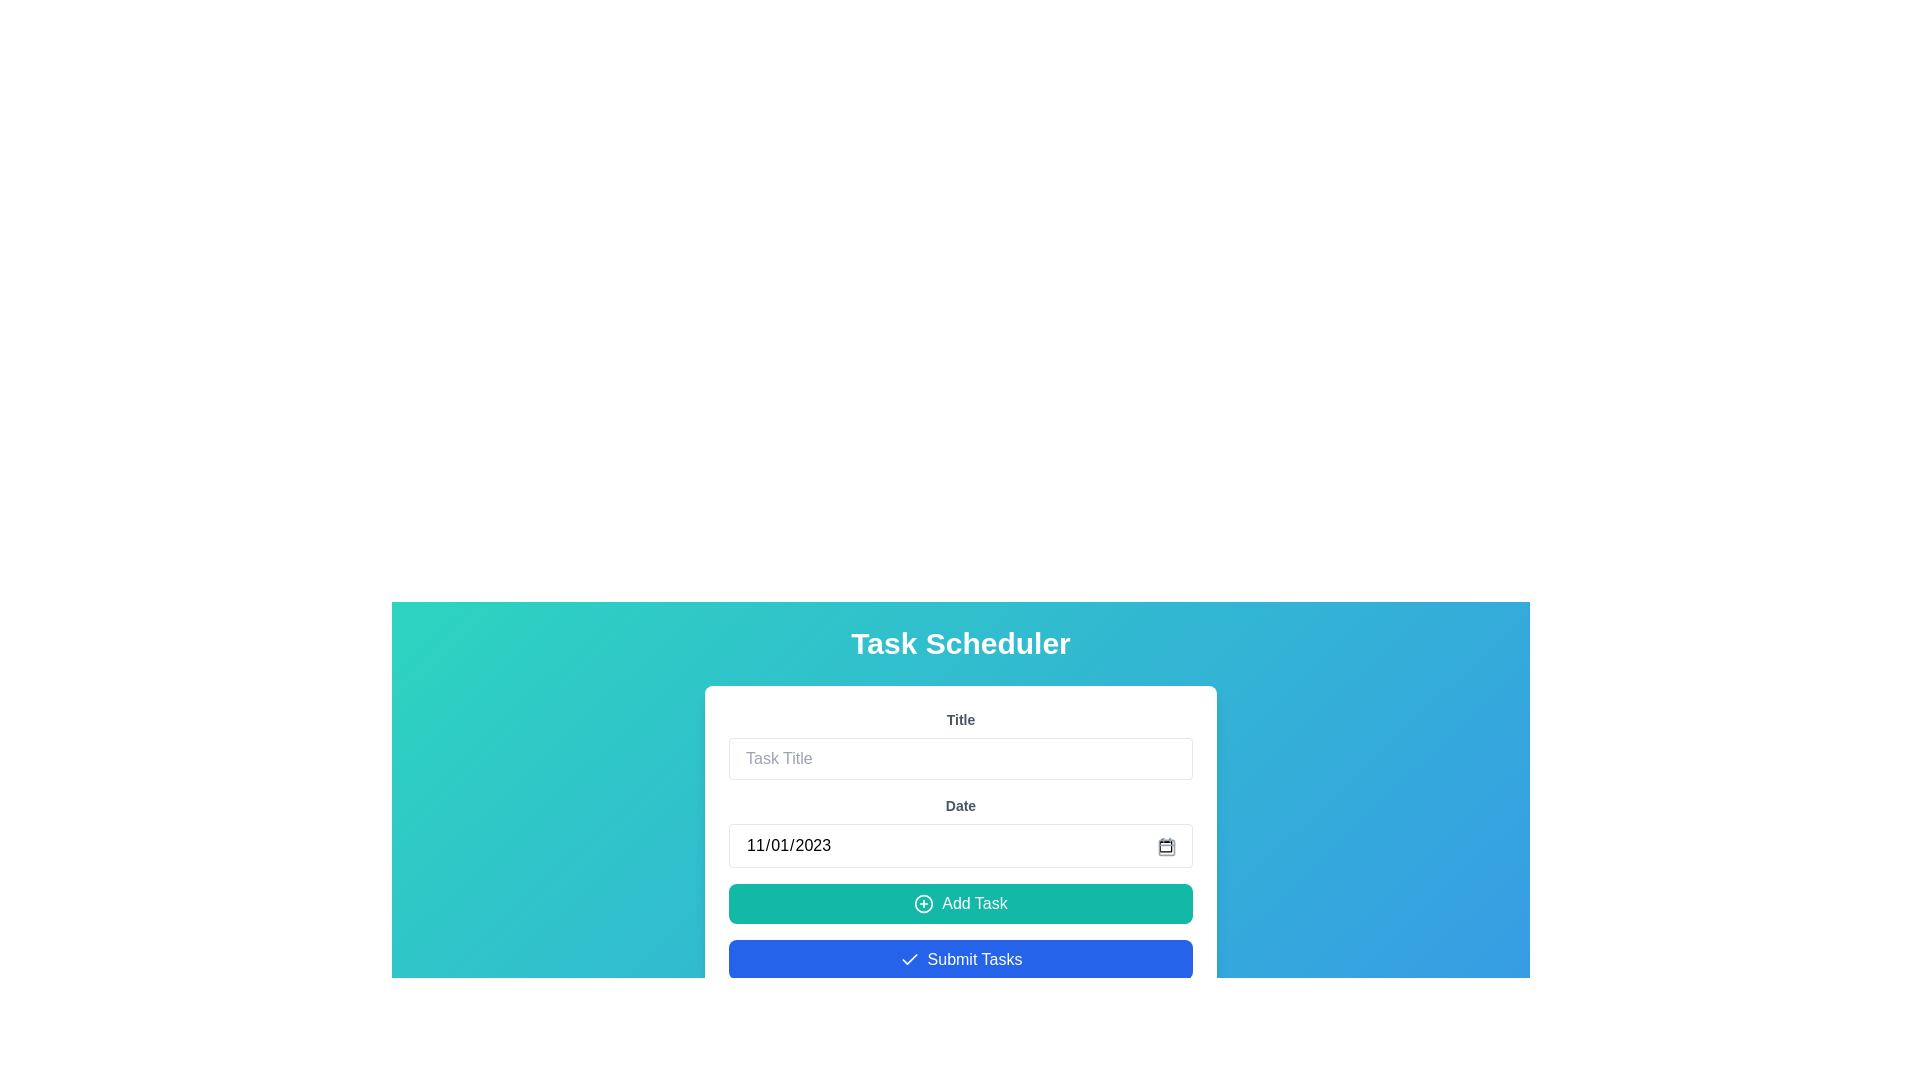  What do you see at coordinates (908, 959) in the screenshot?
I see `the SVG icon that indicates task completion, located slightly to the left of the 'Submit Tasks' button label, within the button boundary` at bounding box center [908, 959].